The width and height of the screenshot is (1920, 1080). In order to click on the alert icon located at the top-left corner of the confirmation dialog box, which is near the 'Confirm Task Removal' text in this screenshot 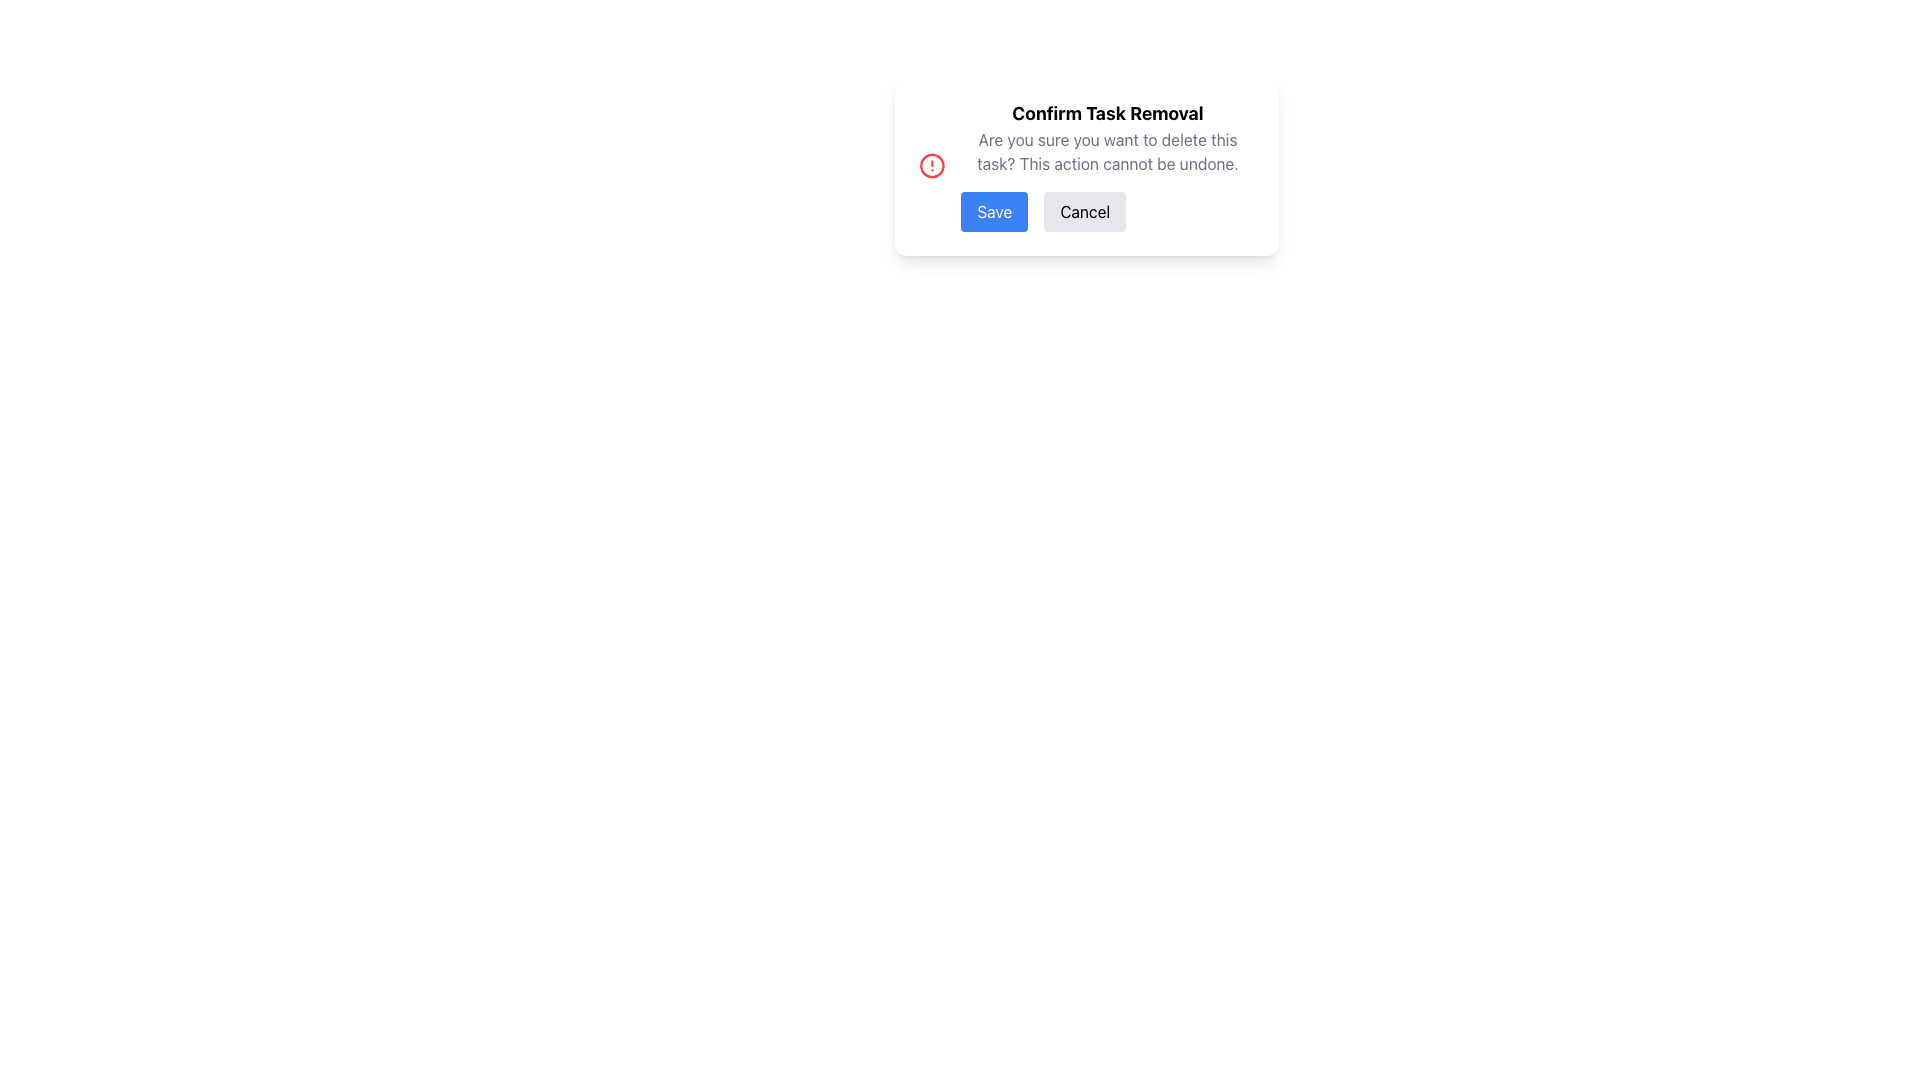, I will do `click(930, 164)`.